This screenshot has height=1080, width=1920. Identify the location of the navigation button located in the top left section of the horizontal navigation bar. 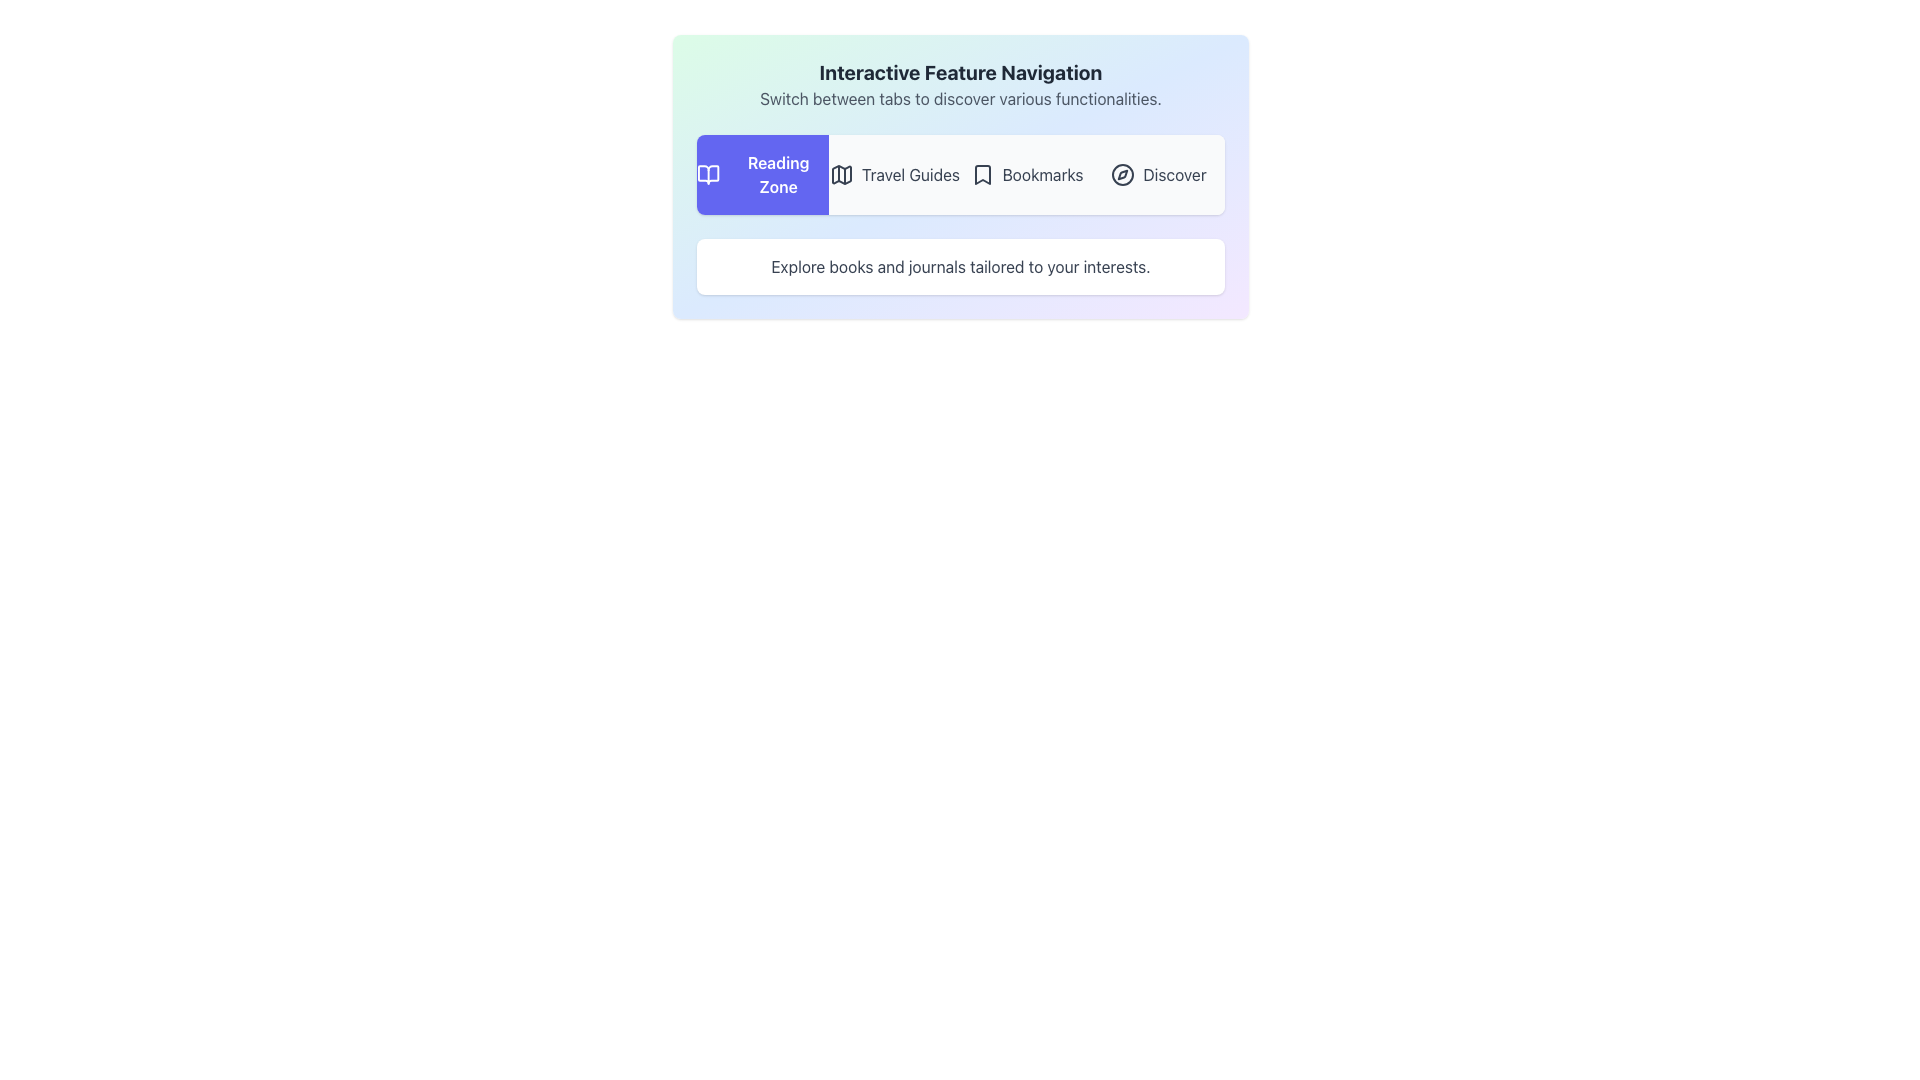
(762, 173).